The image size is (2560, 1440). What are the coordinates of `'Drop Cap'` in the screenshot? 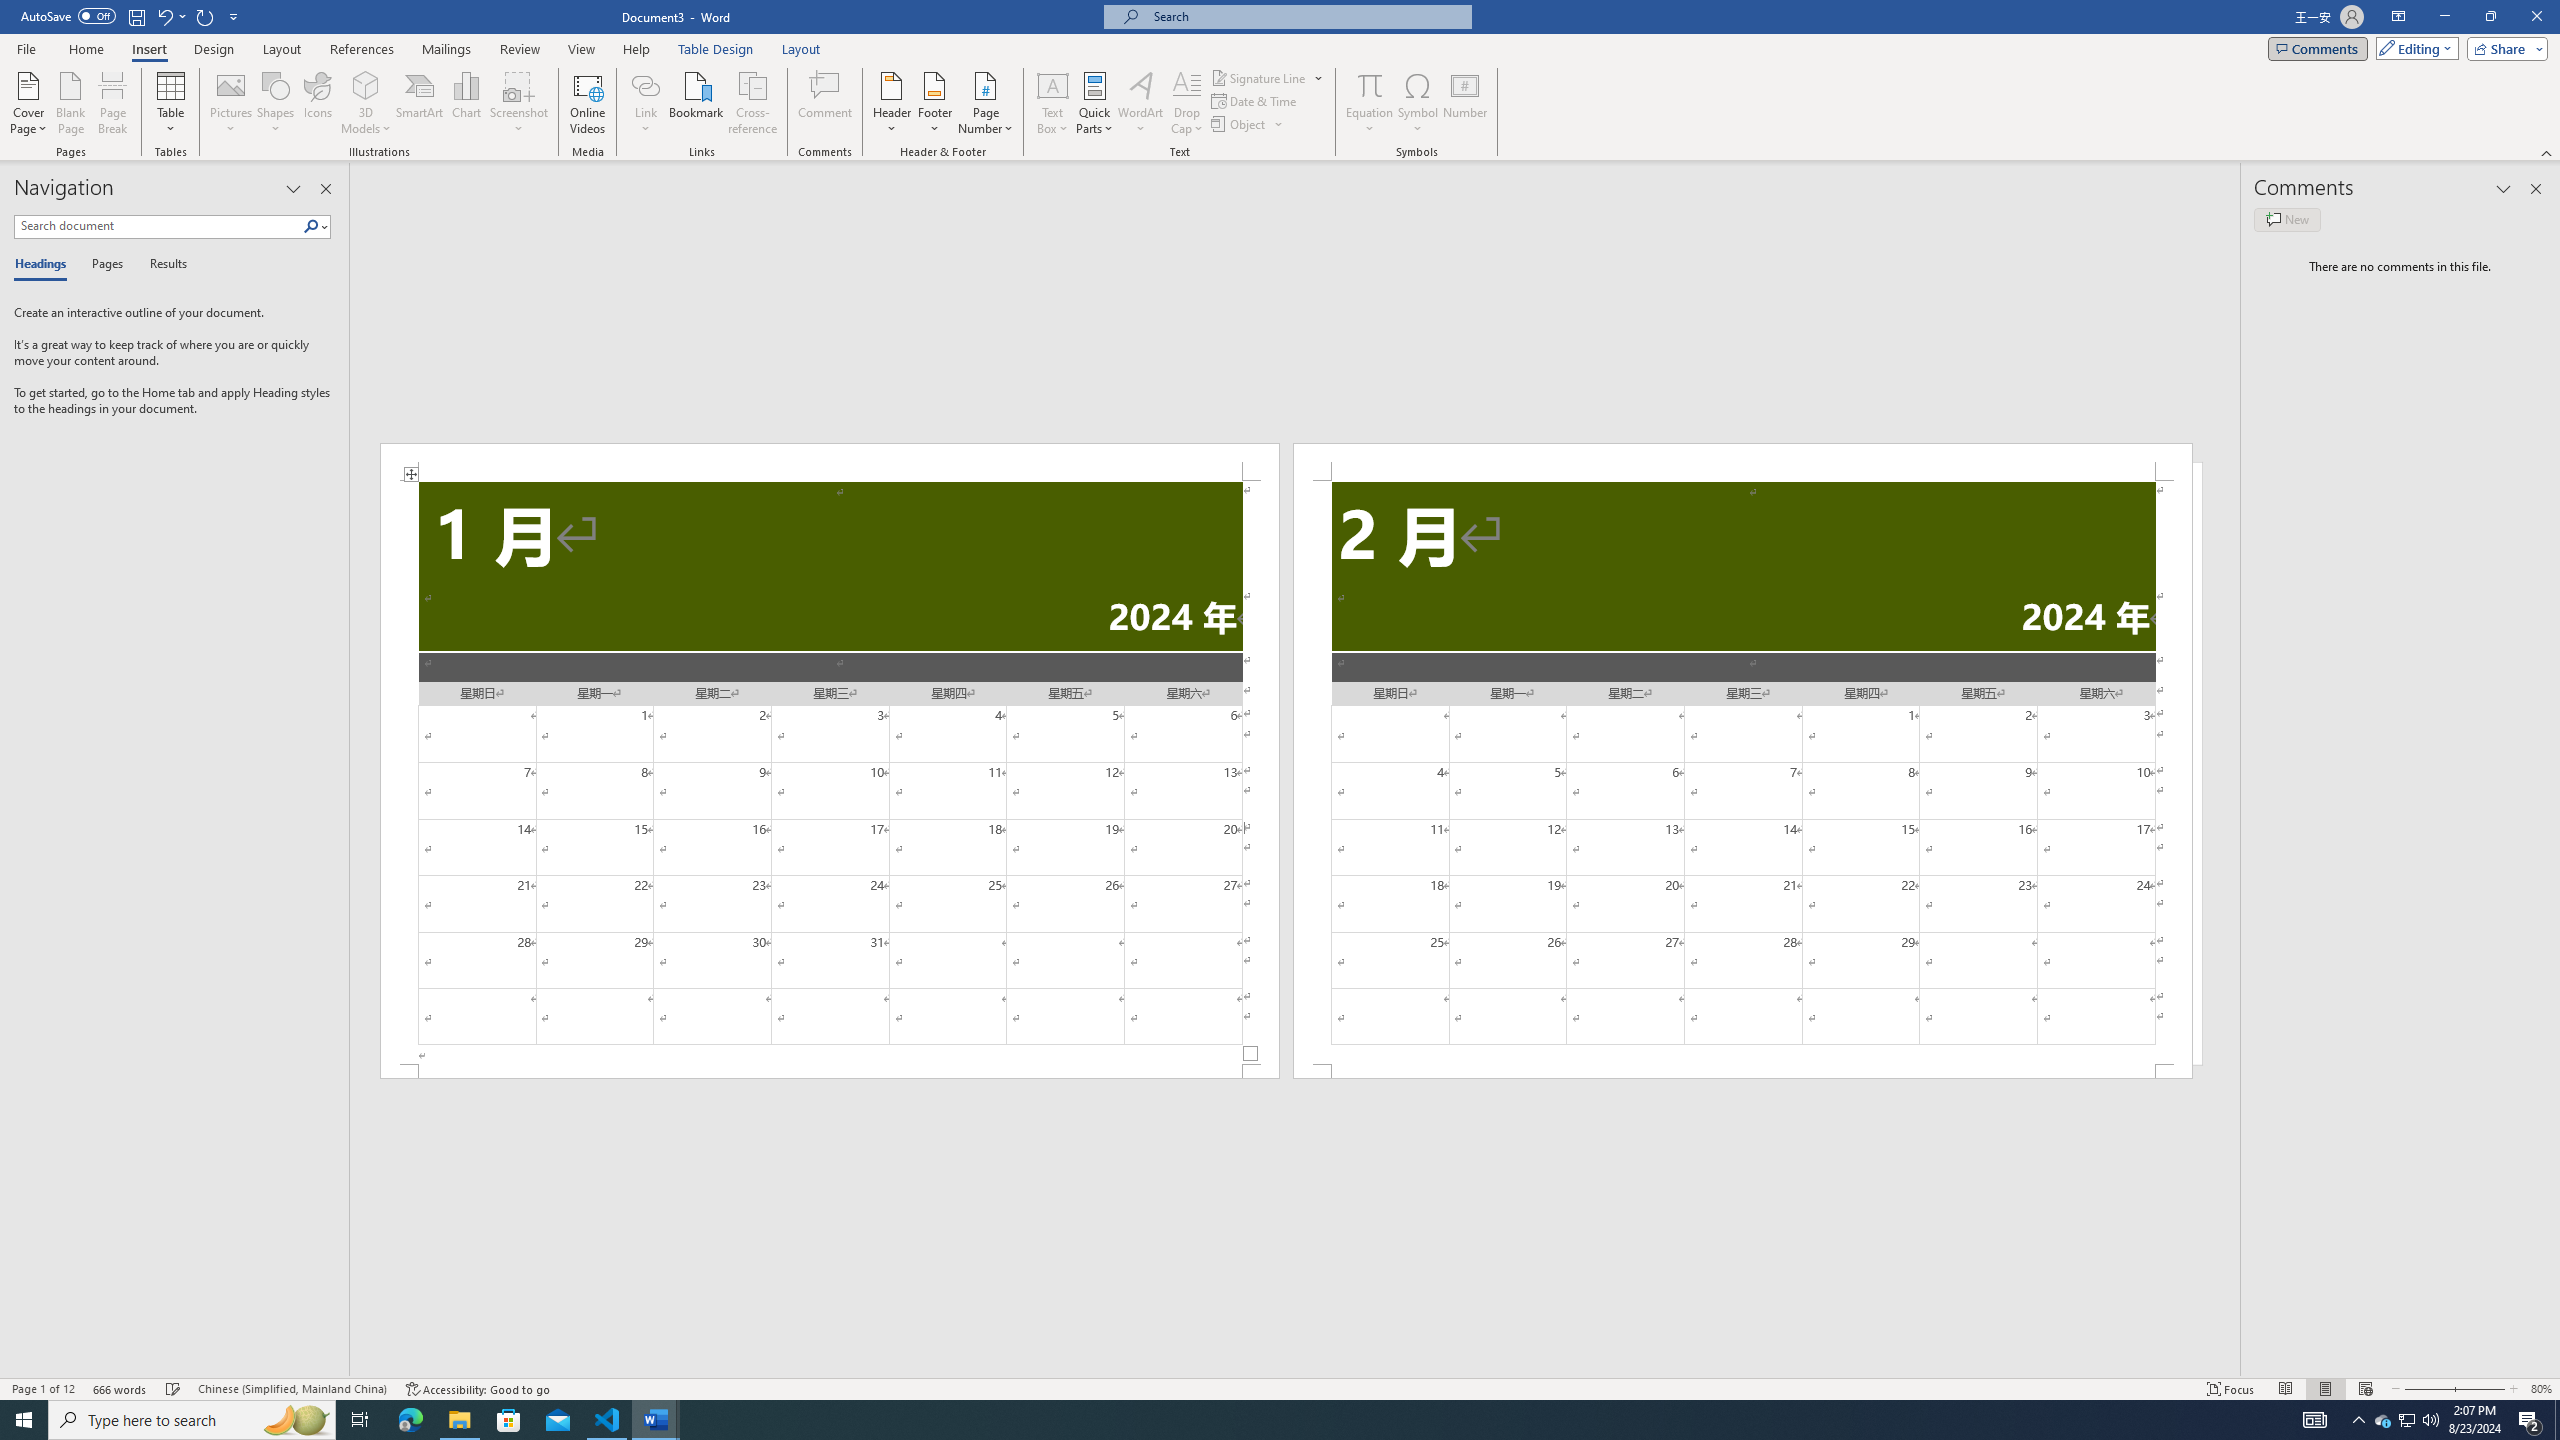 It's located at (1186, 103).